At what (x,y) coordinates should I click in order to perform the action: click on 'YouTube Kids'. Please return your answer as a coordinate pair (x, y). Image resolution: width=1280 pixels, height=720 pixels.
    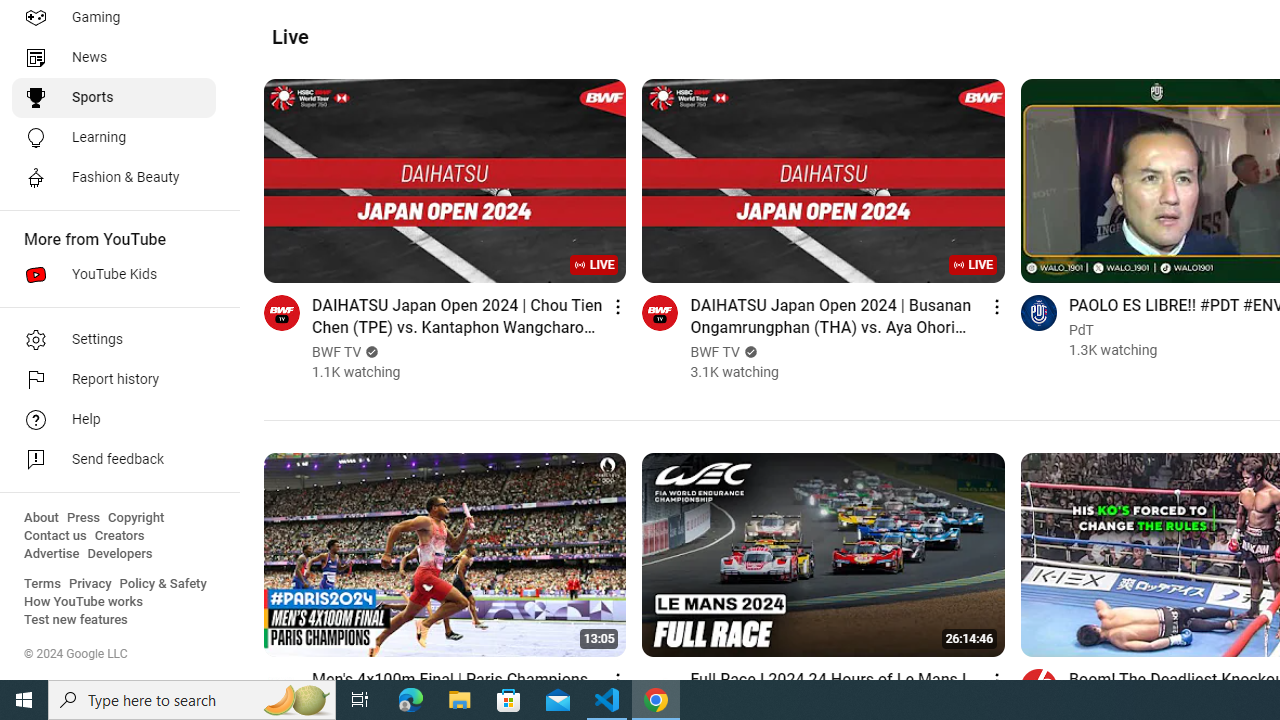
    Looking at the image, I should click on (112, 275).